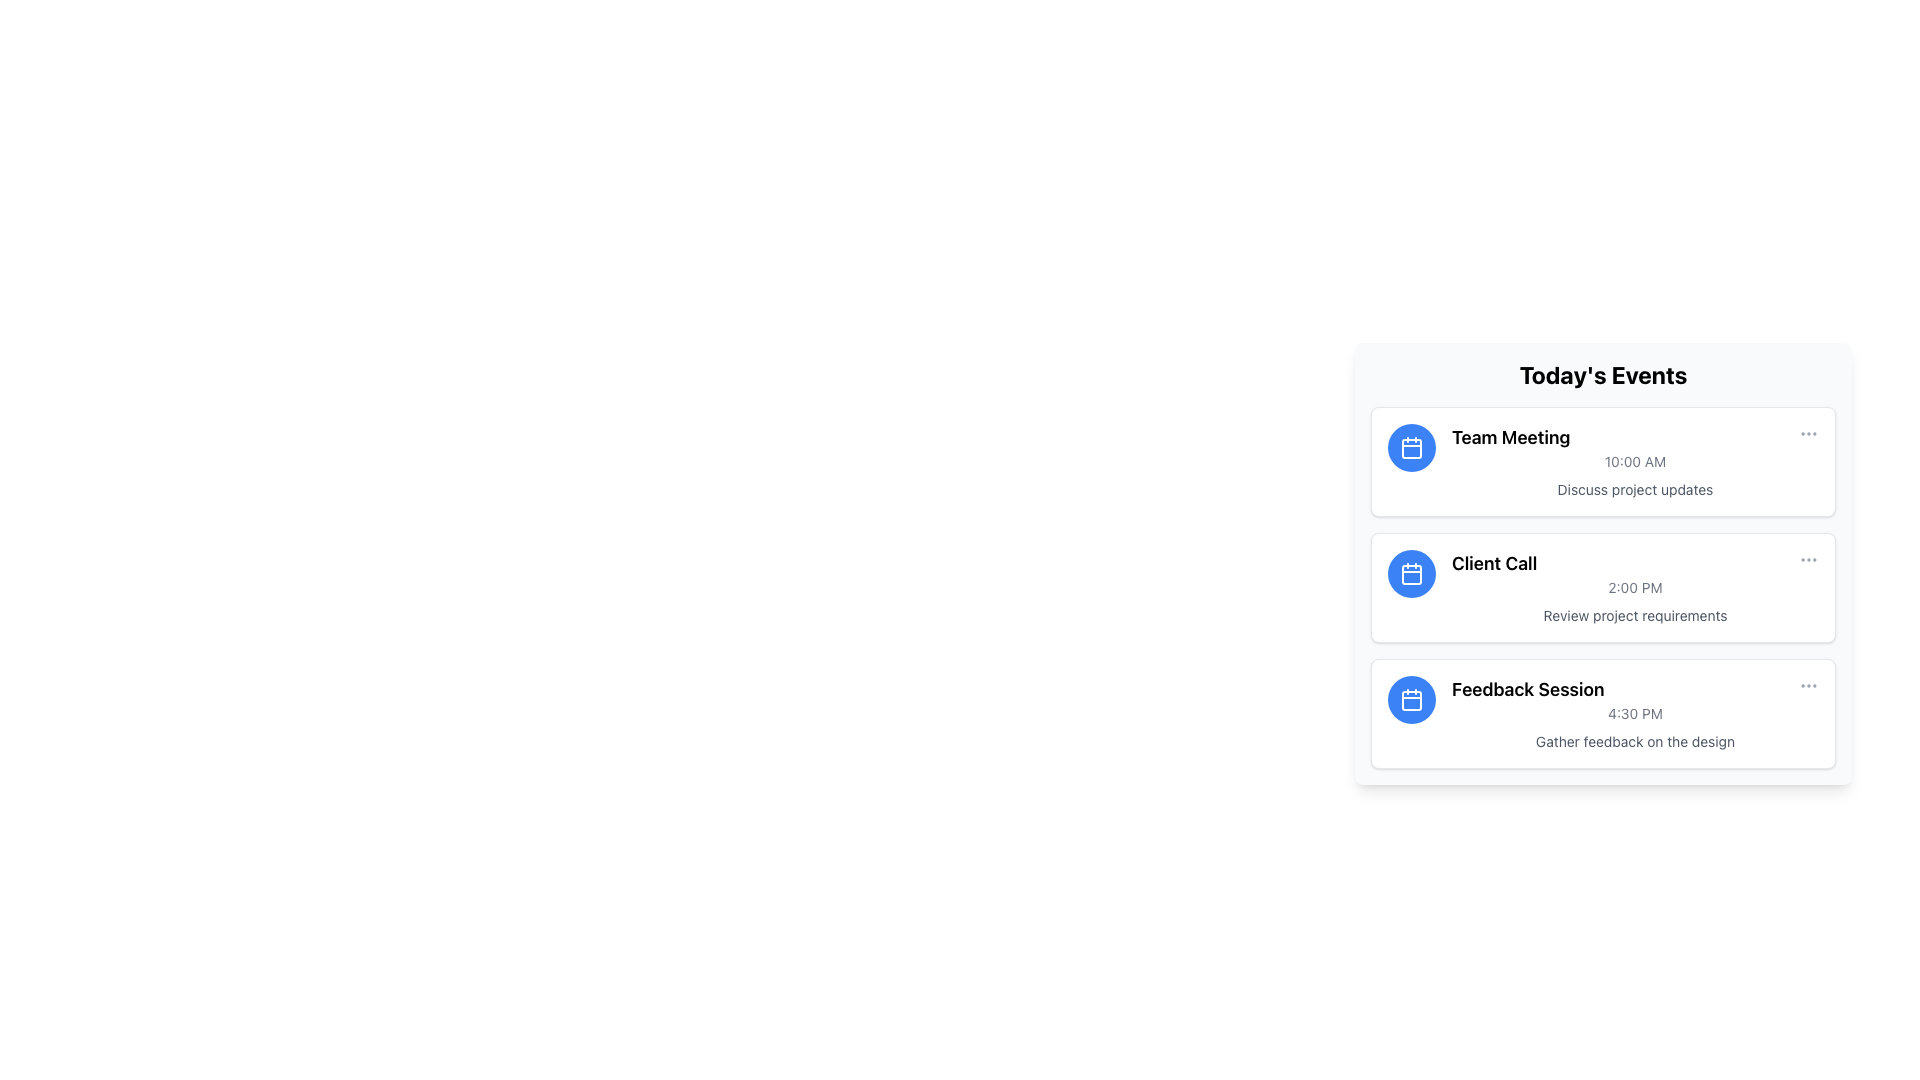 The image size is (1920, 1080). I want to click on the gray three-dot menu icon located at the far right of the 'Feedback Session' section, so click(1809, 685).